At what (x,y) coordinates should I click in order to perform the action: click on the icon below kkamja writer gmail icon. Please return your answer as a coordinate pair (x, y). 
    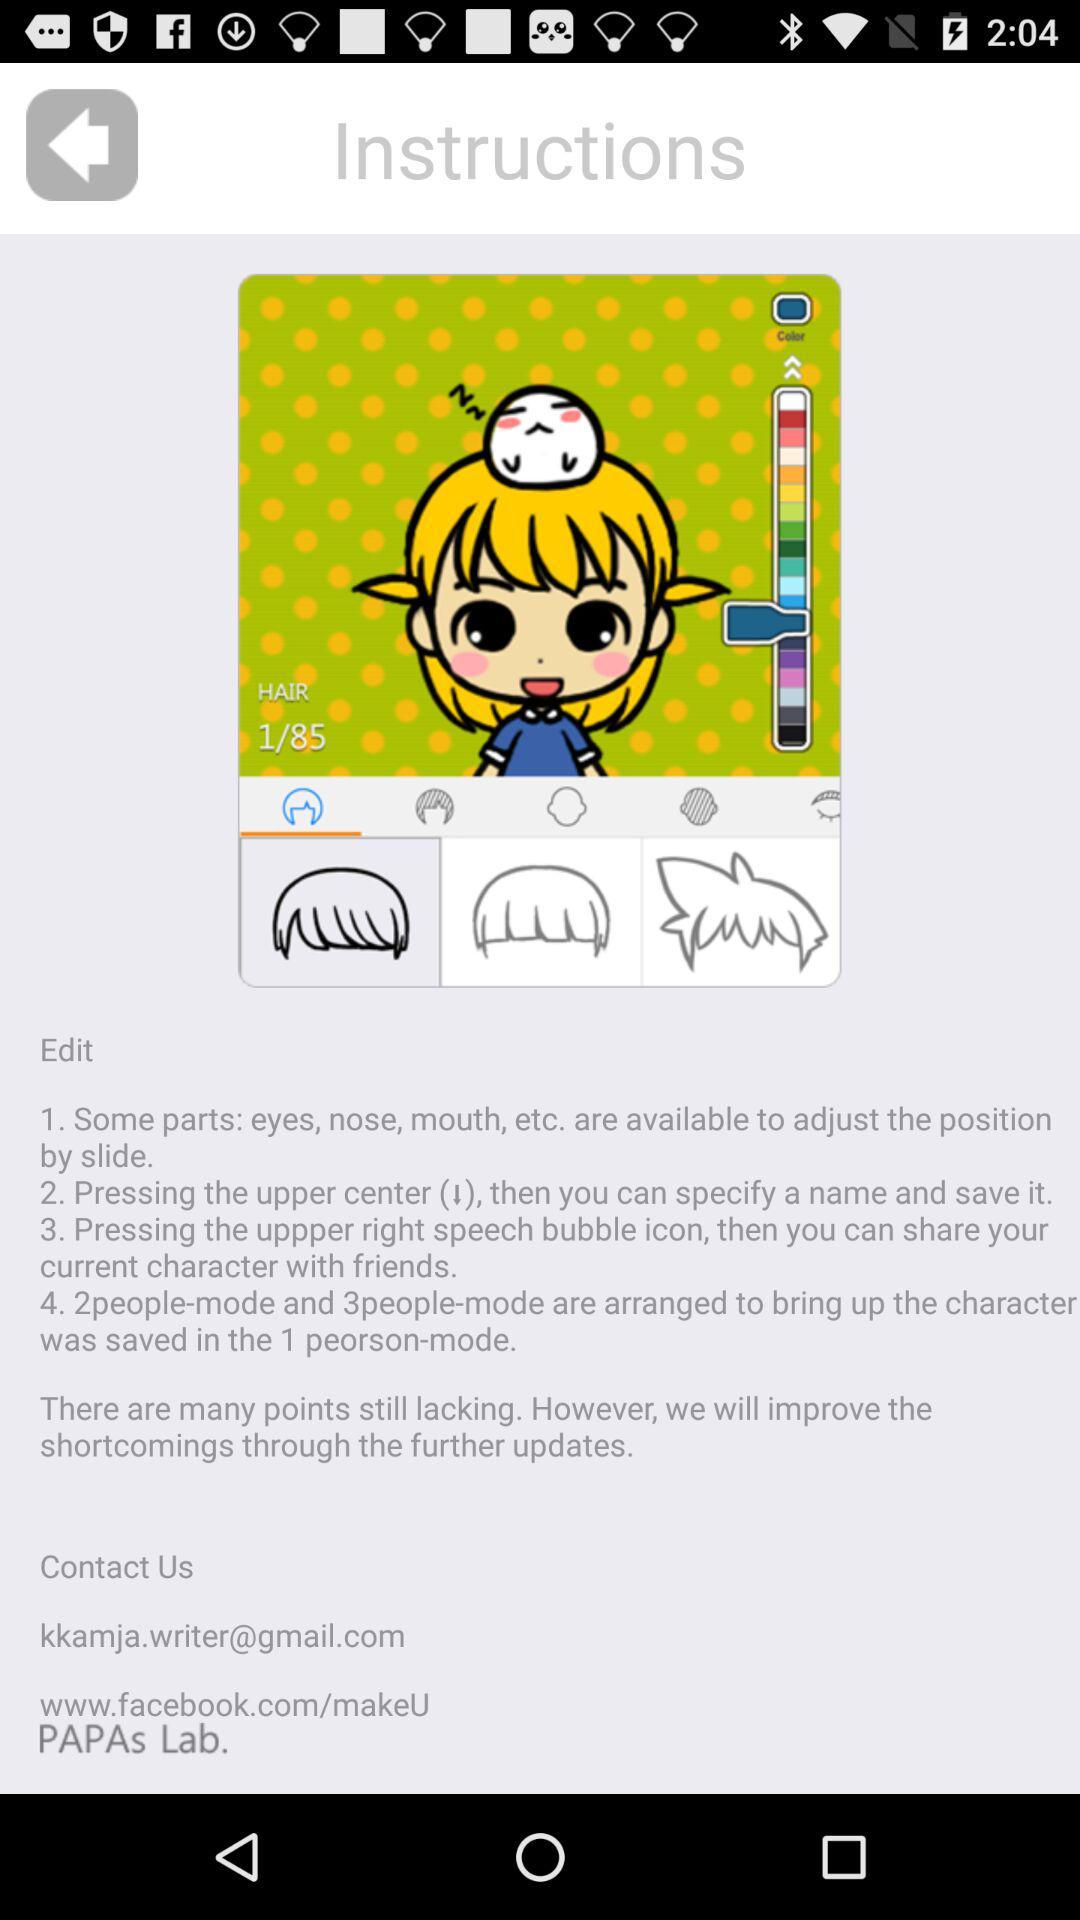
    Looking at the image, I should click on (233, 1702).